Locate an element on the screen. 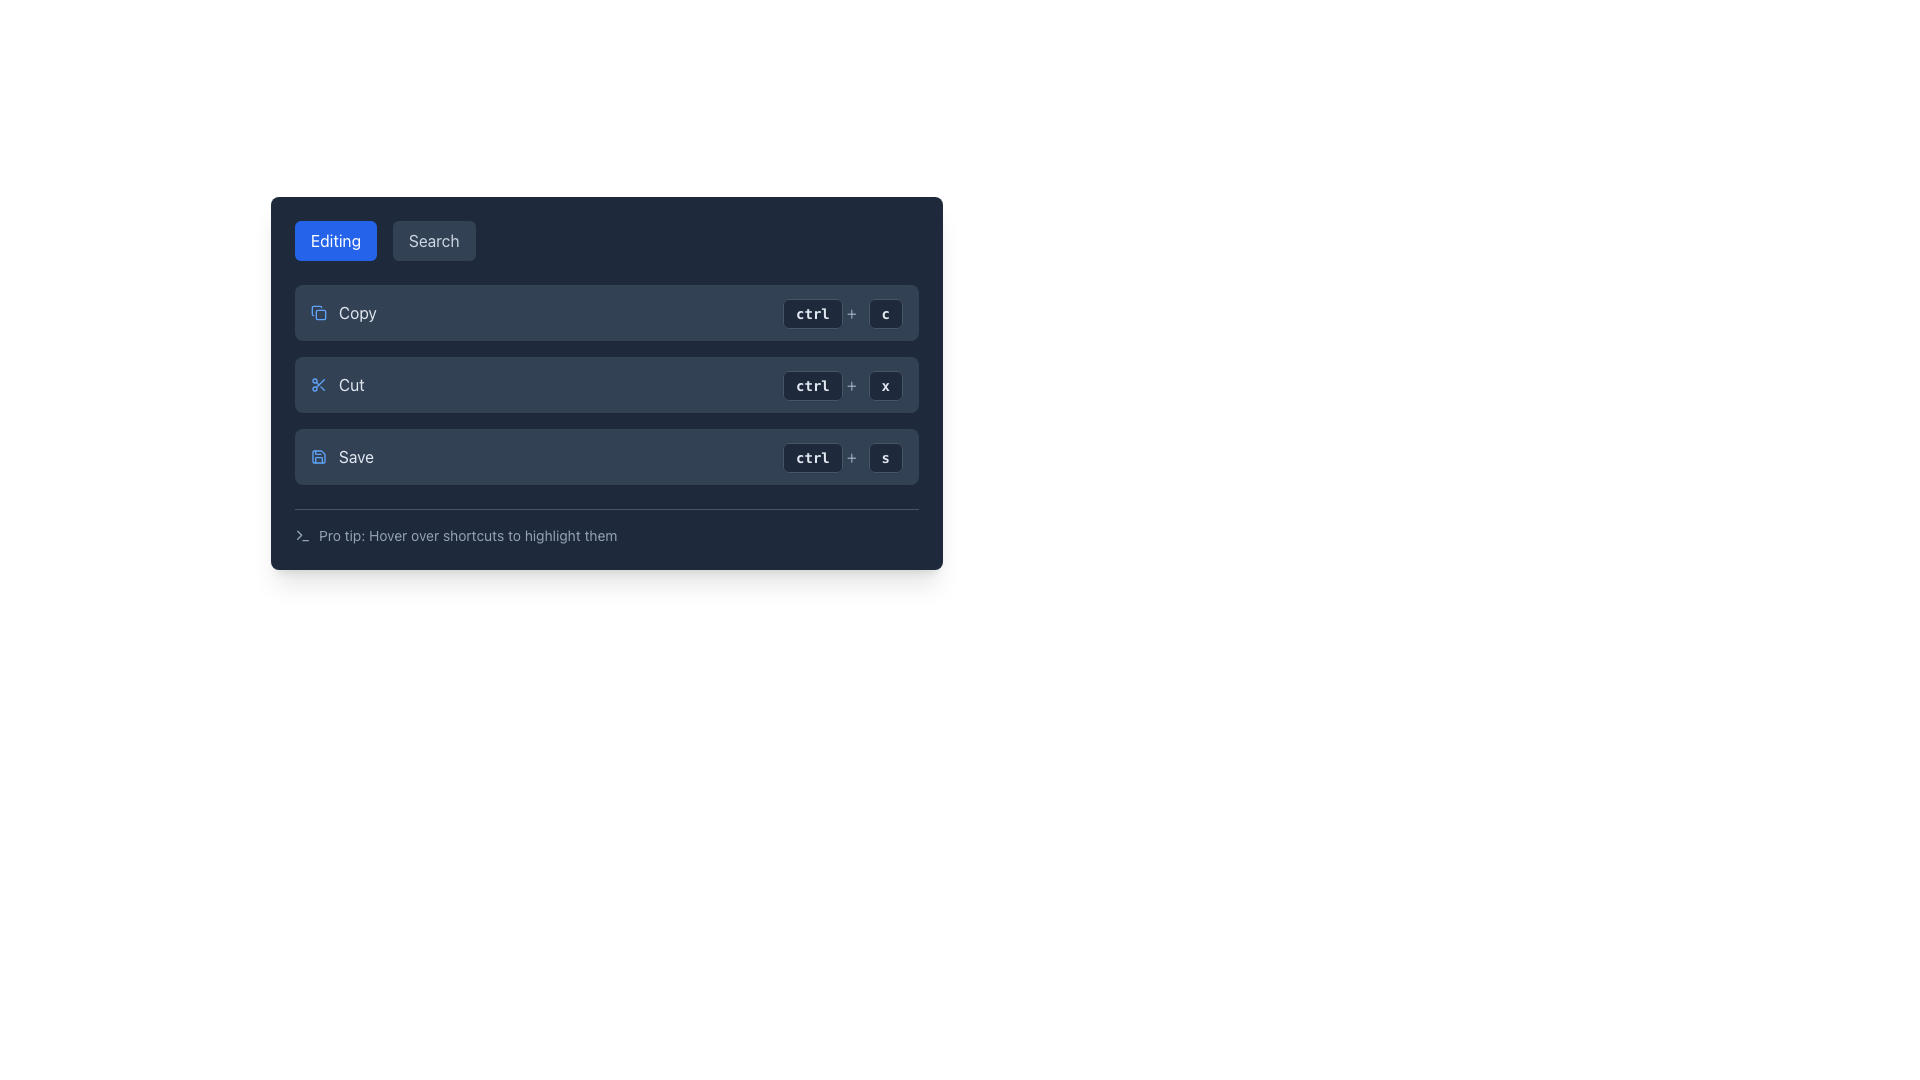 The width and height of the screenshot is (1920, 1080). the button-like indicator with a dark background and the letter 's' in light color, located as the last item in the row associated with the 'Save' keyboard shortcut in the third row of shortcut instructions is located at coordinates (884, 458).